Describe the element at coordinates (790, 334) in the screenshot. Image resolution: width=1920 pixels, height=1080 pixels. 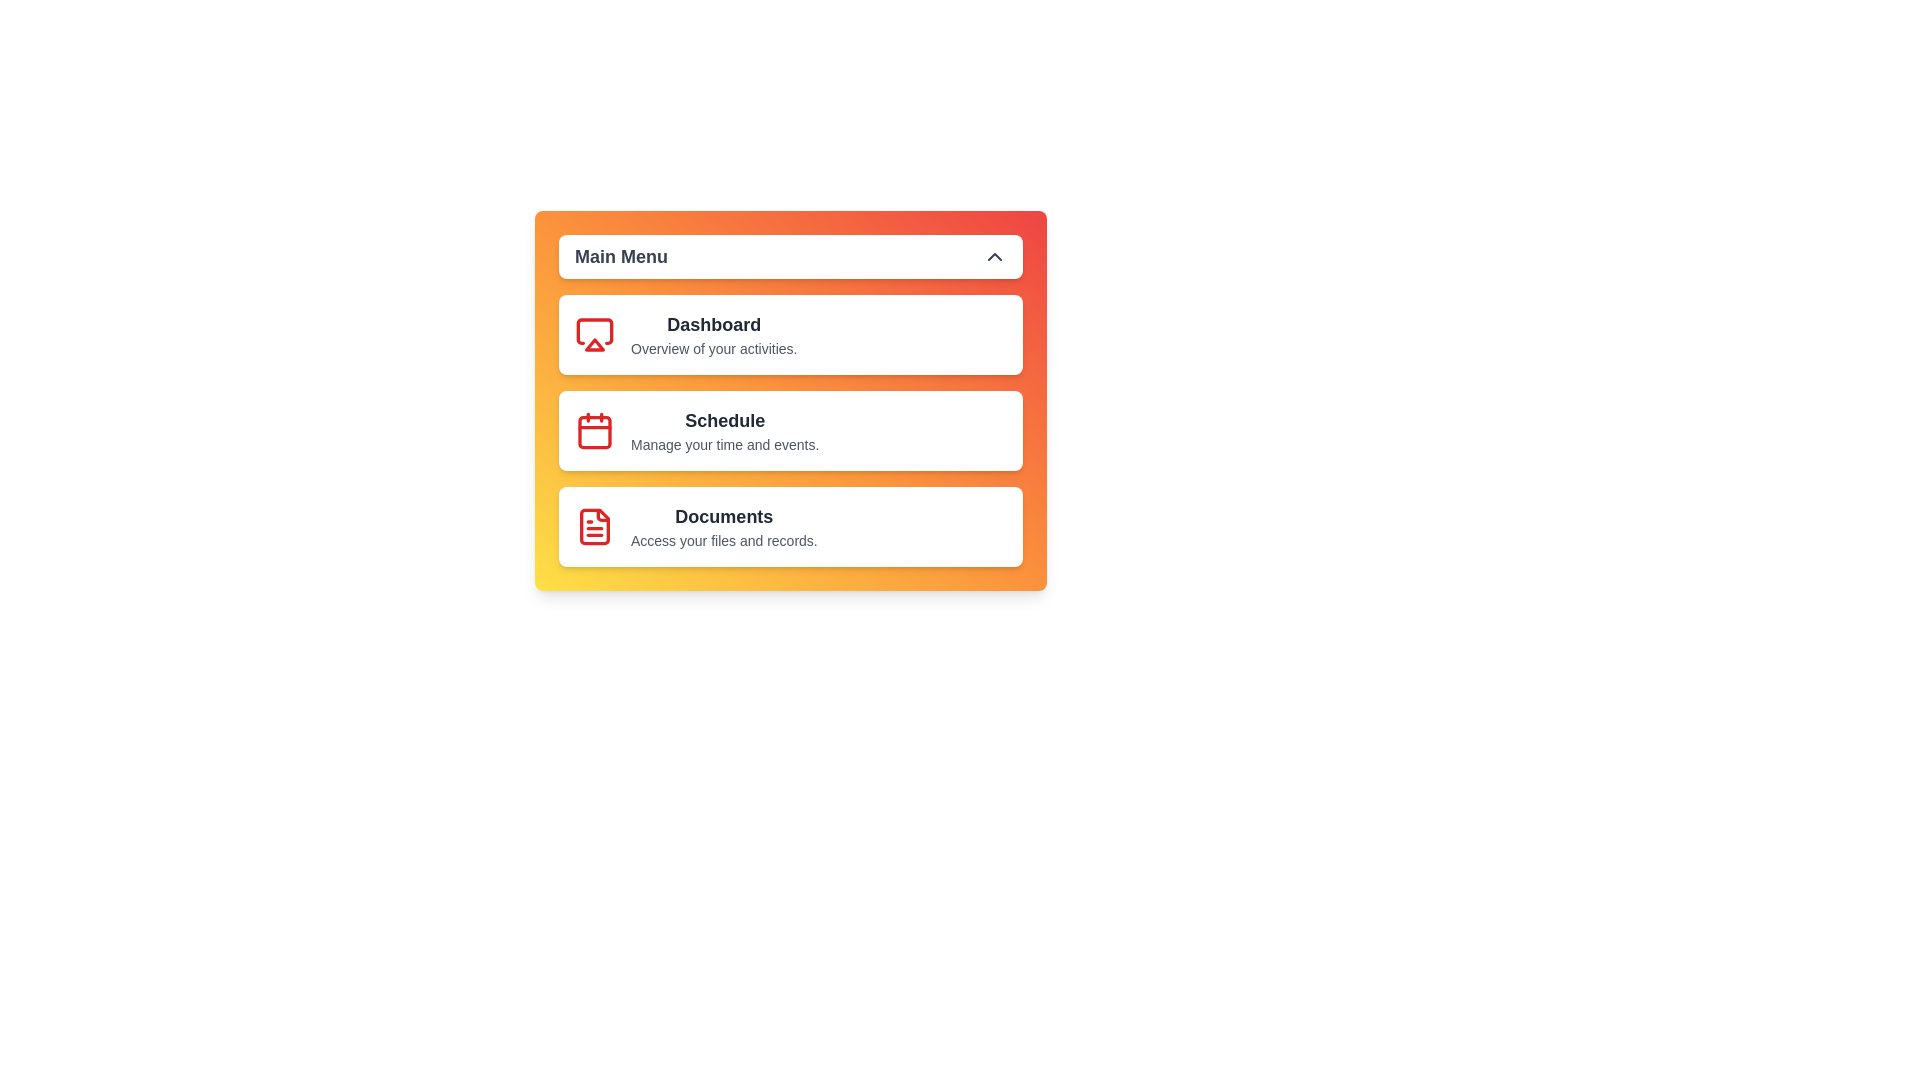
I see `the menu item Dashboard by clicking on it` at that location.